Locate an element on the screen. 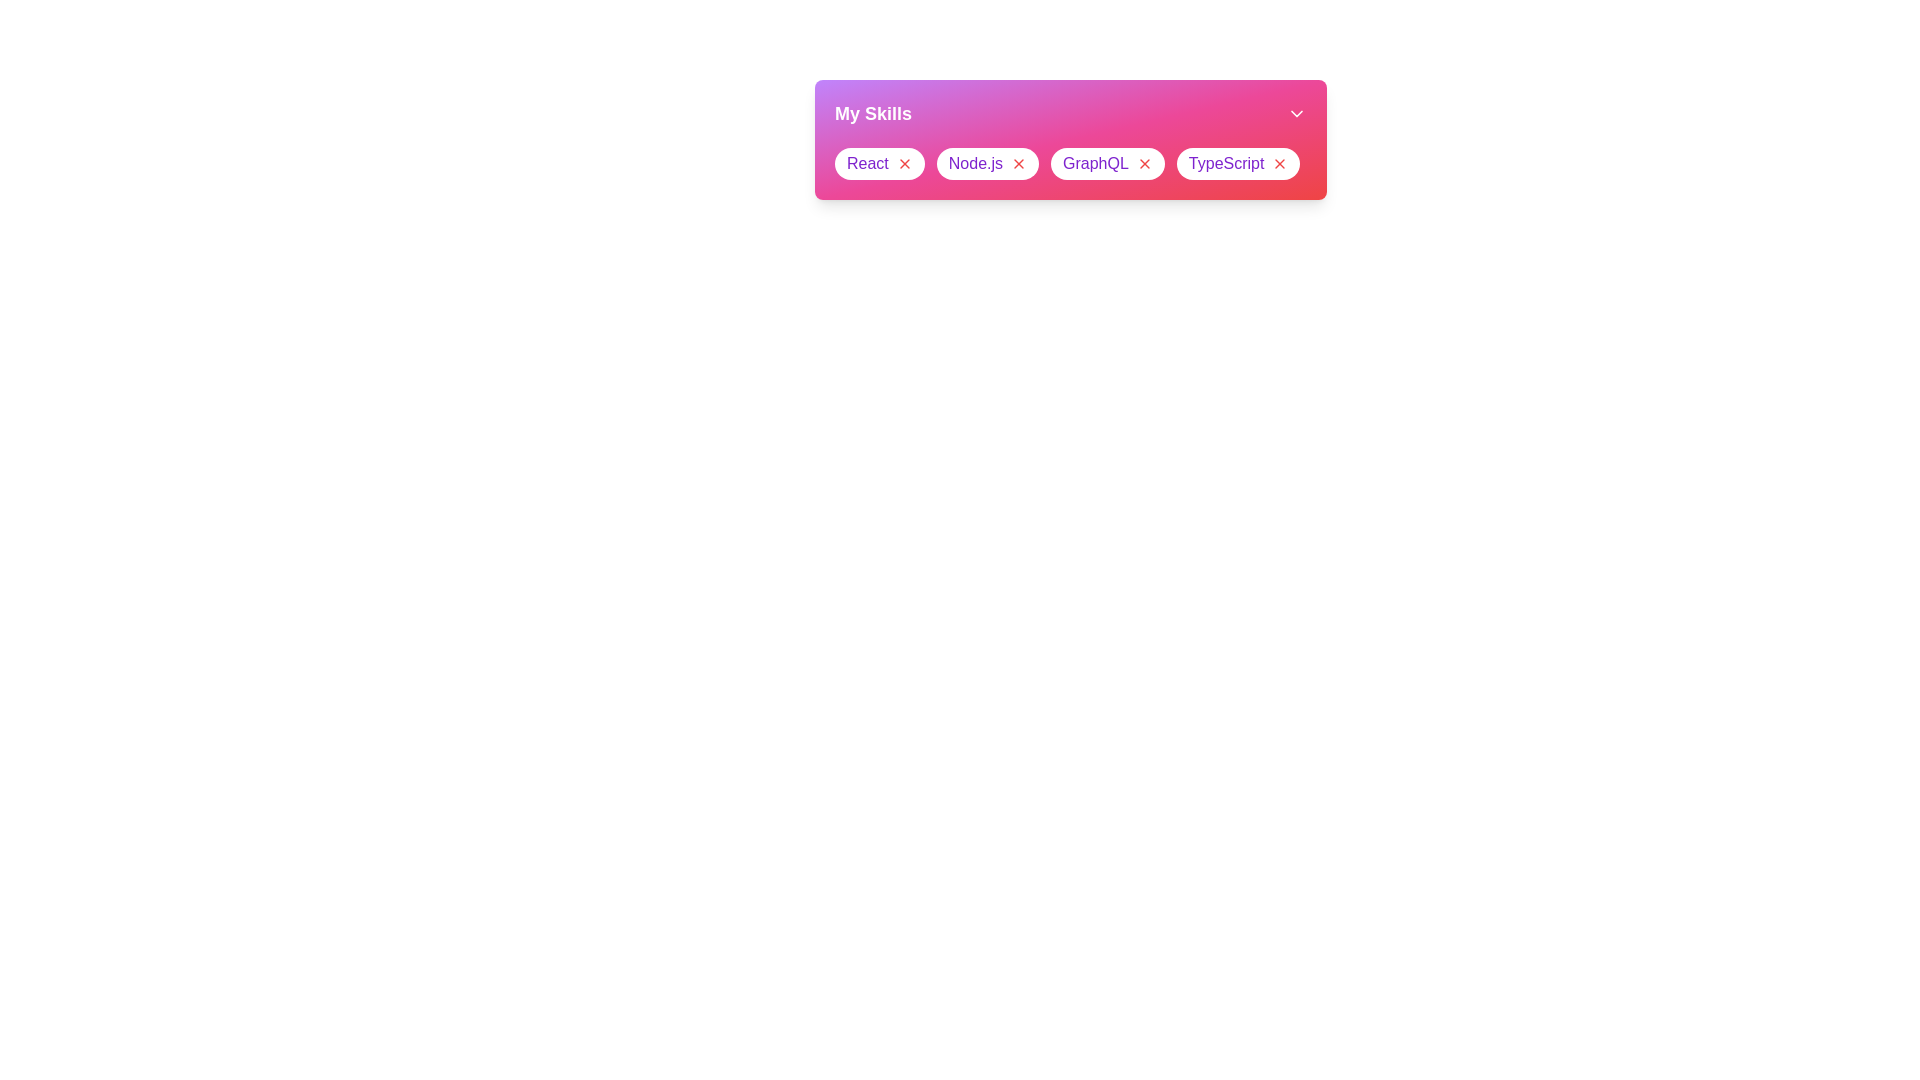 The height and width of the screenshot is (1080, 1920). the close button of the skill chip labeled React is located at coordinates (903, 163).